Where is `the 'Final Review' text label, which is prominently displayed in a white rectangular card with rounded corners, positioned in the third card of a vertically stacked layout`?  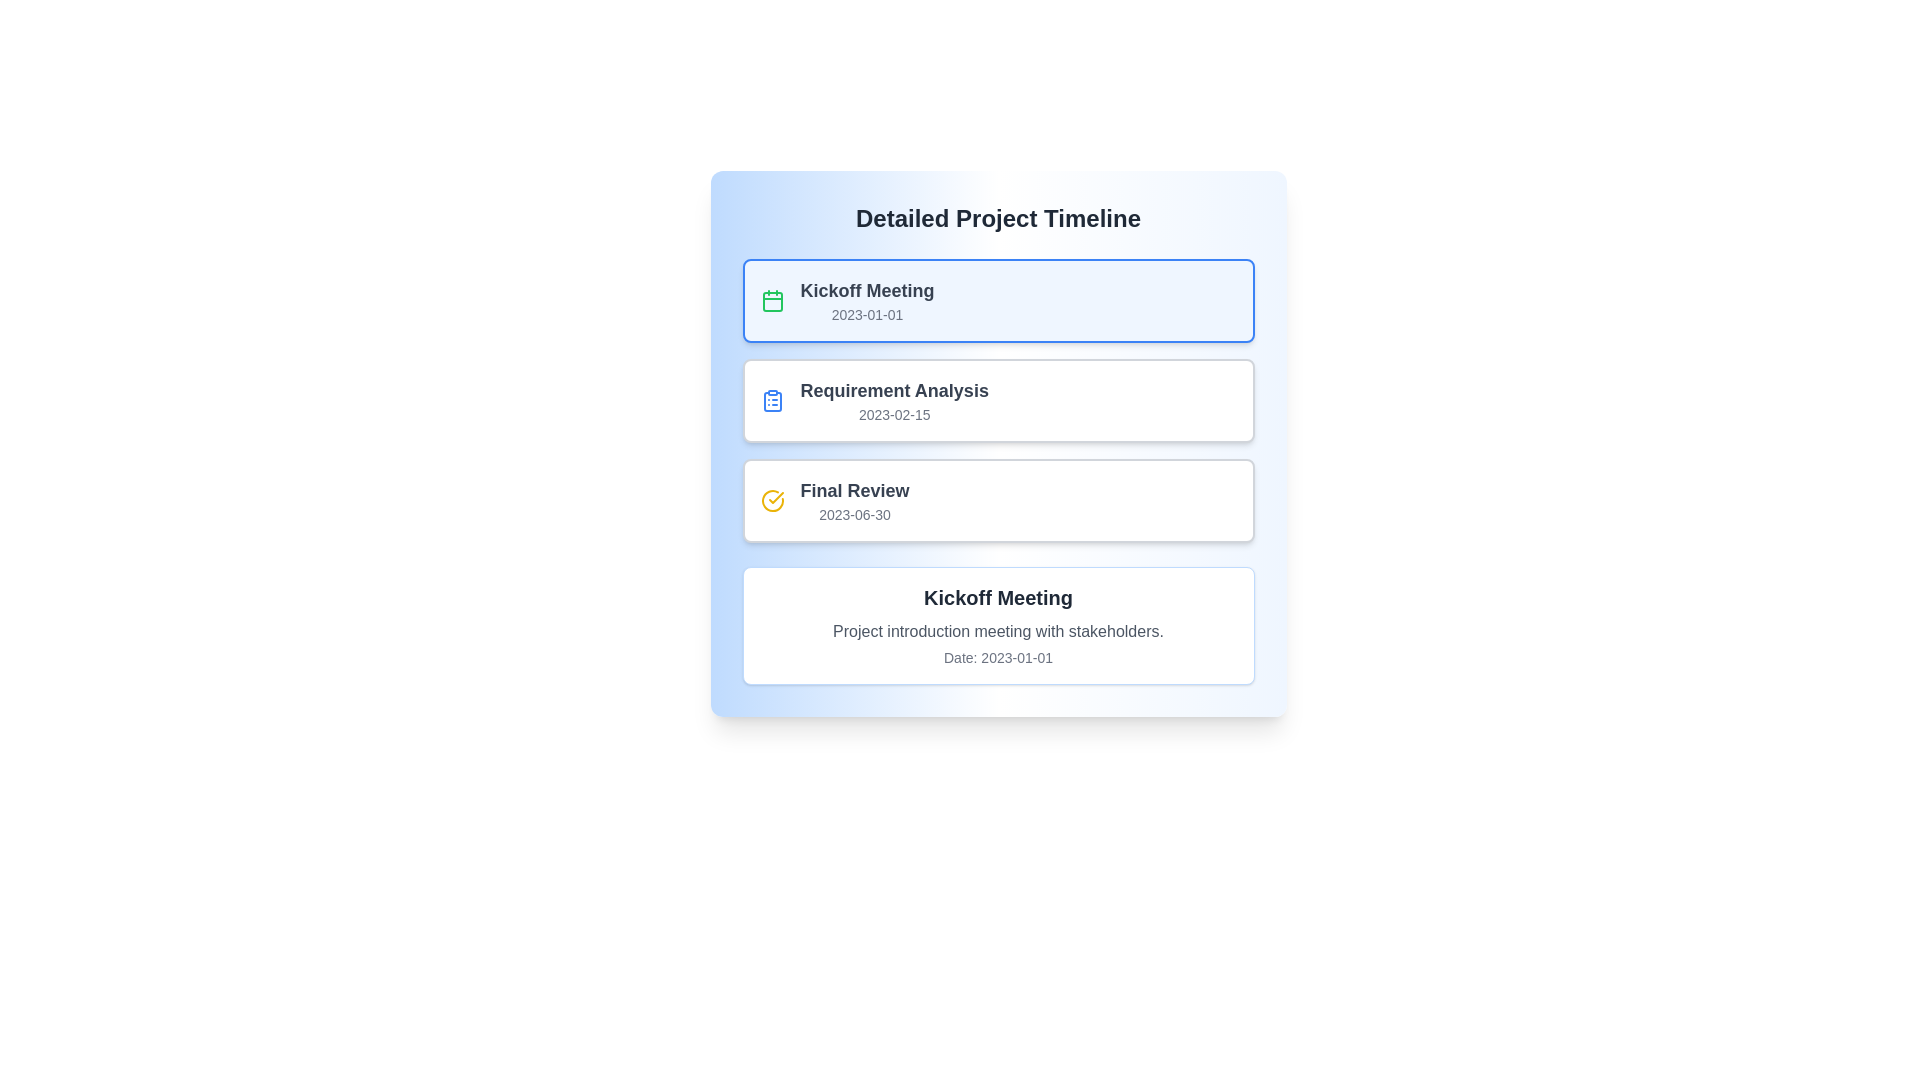
the 'Final Review' text label, which is prominently displayed in a white rectangular card with rounded corners, positioned in the third card of a vertically stacked layout is located at coordinates (854, 500).